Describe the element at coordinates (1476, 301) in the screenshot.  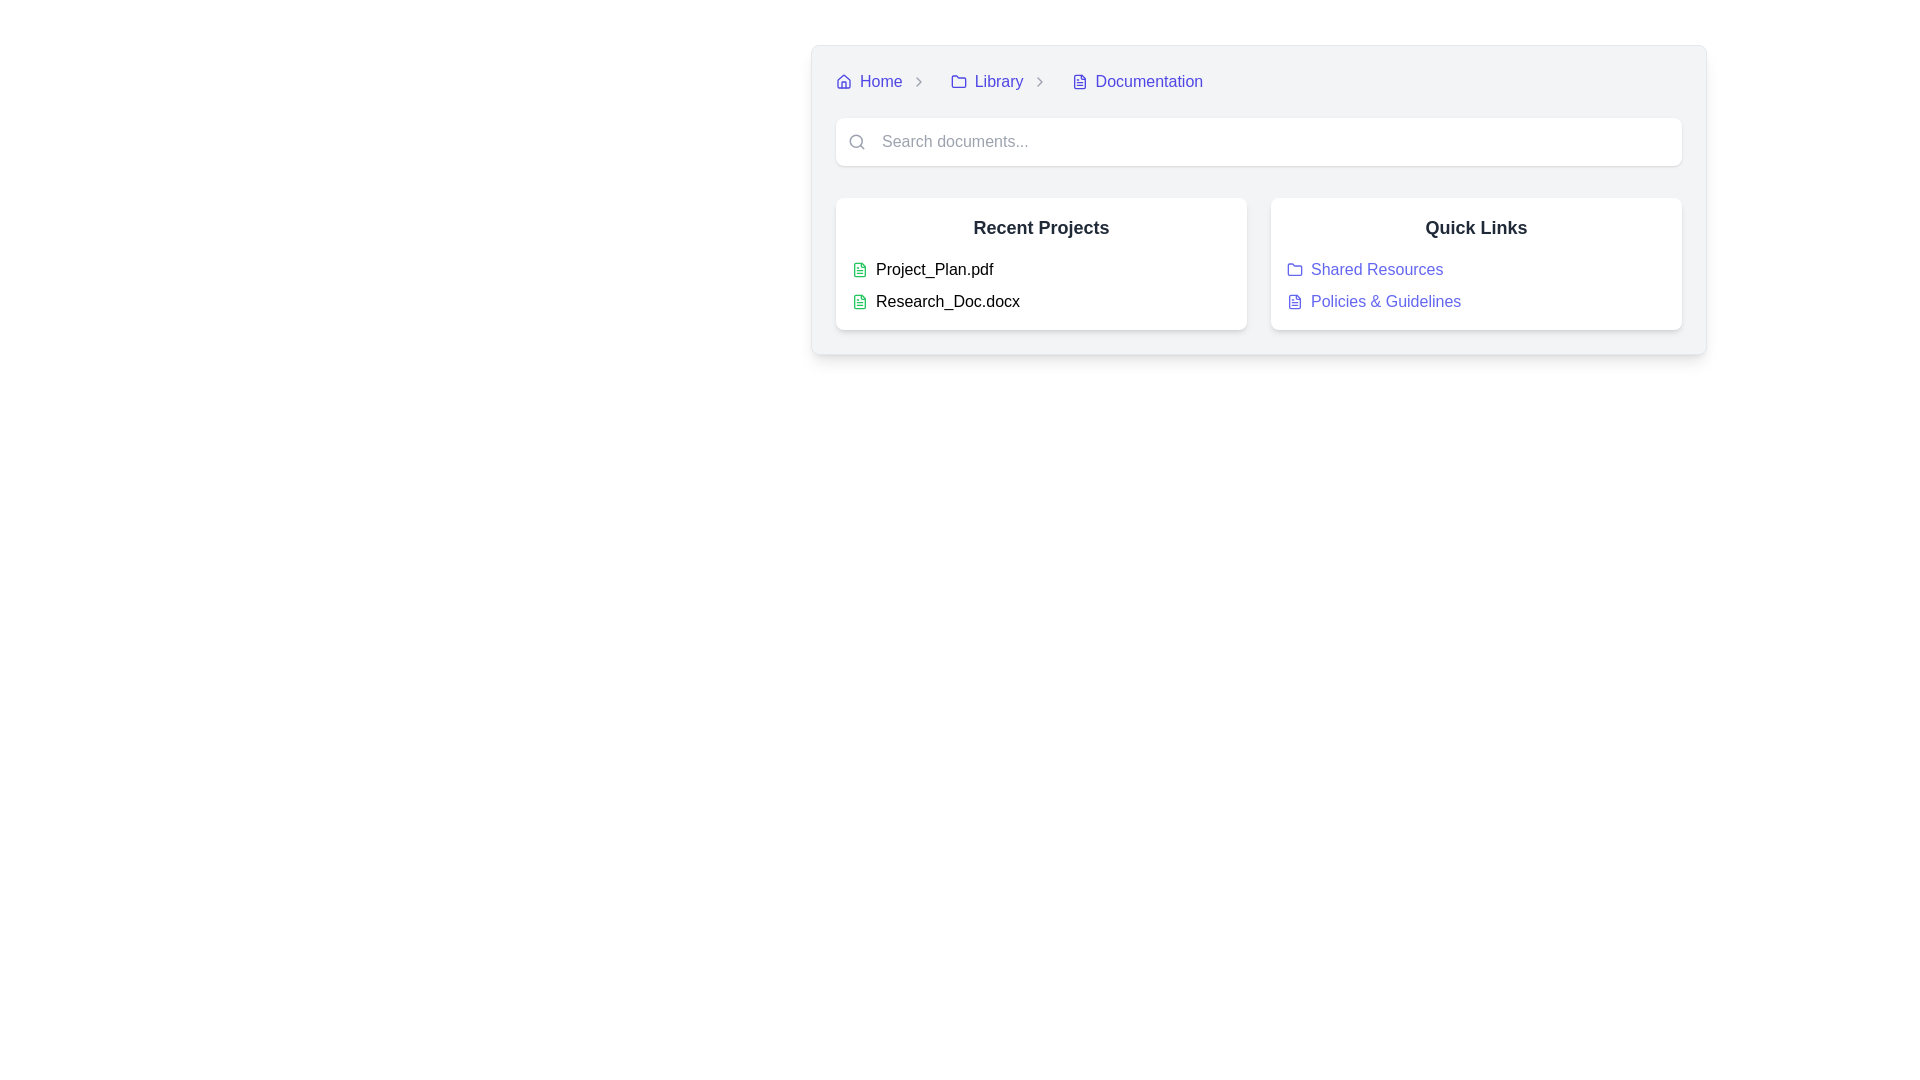
I see `the icon of the hyperlink positioned below the 'Shared Resources' hyperlink in the 'Quick Links' column of the 'Shared Resources Policies & Guidelines' section` at that location.